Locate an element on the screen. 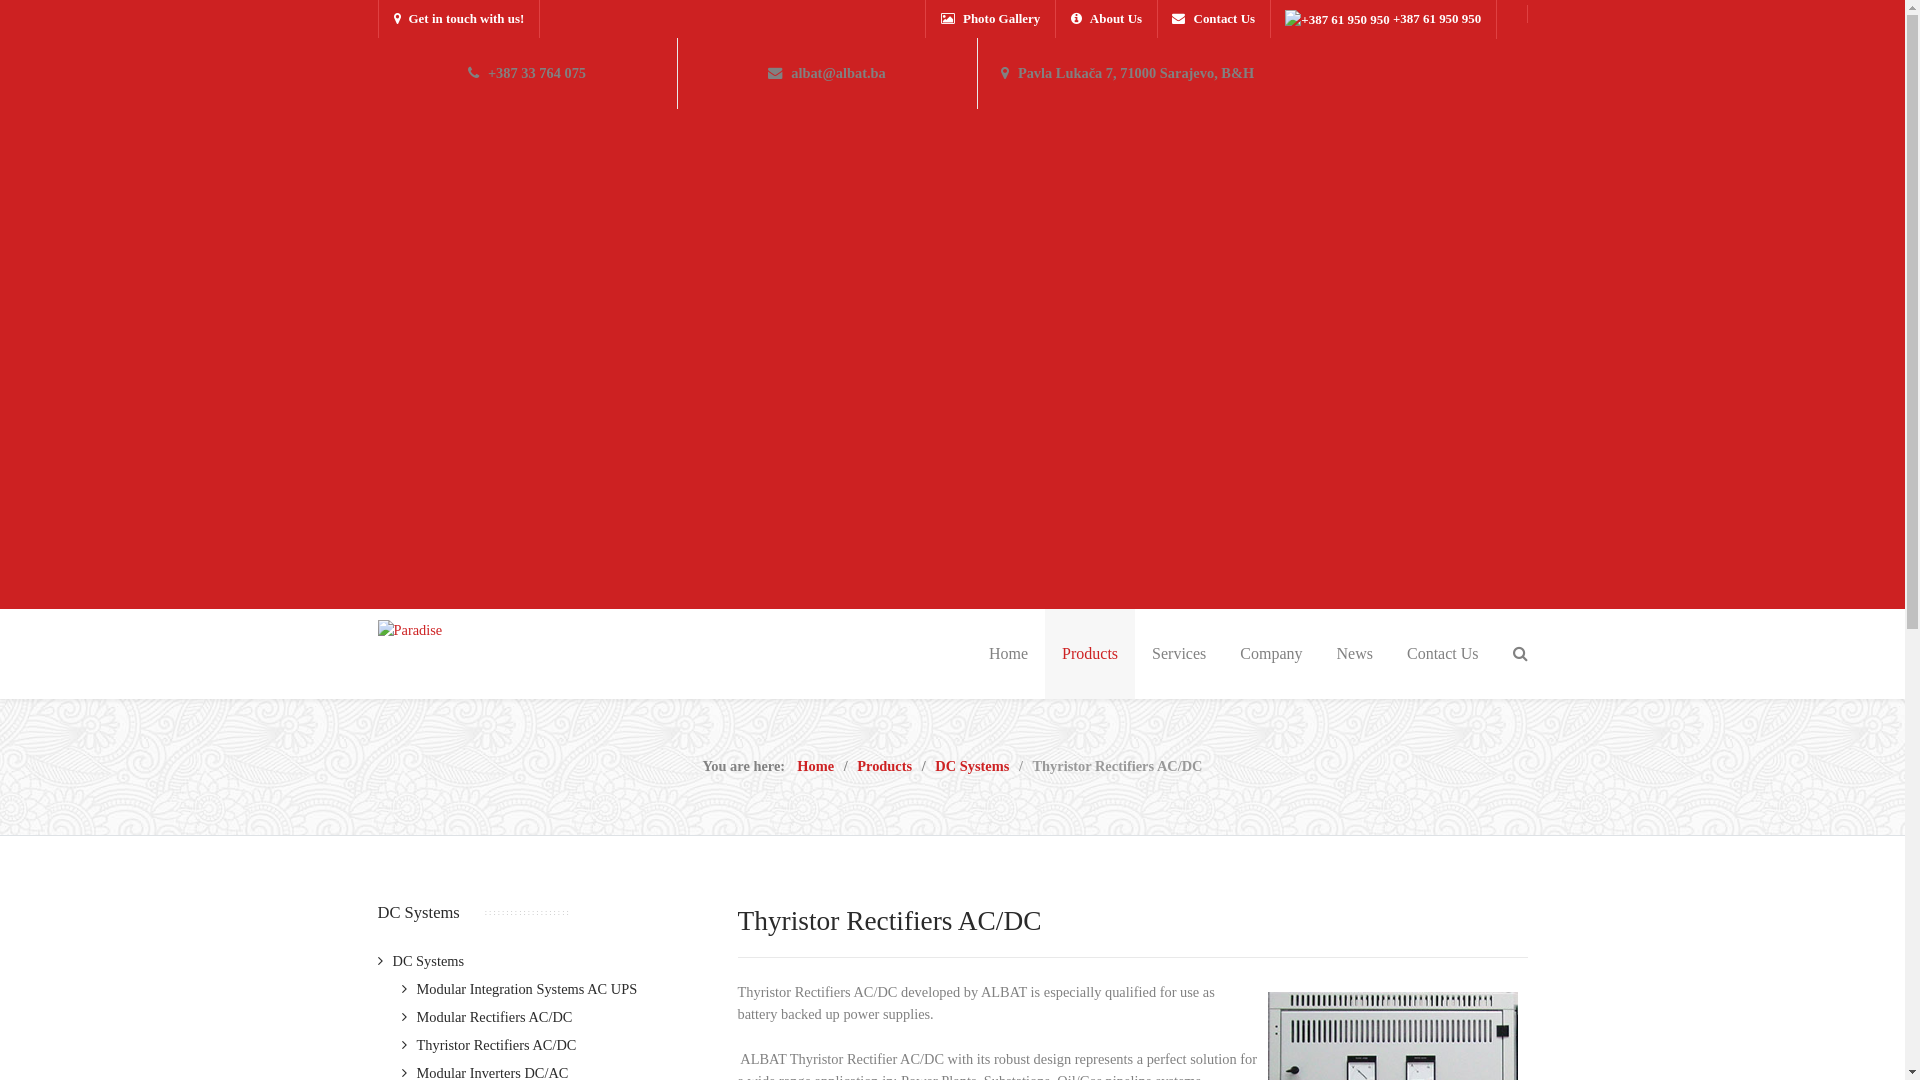 The height and width of the screenshot is (1080, 1920). 'Products' is located at coordinates (883, 765).